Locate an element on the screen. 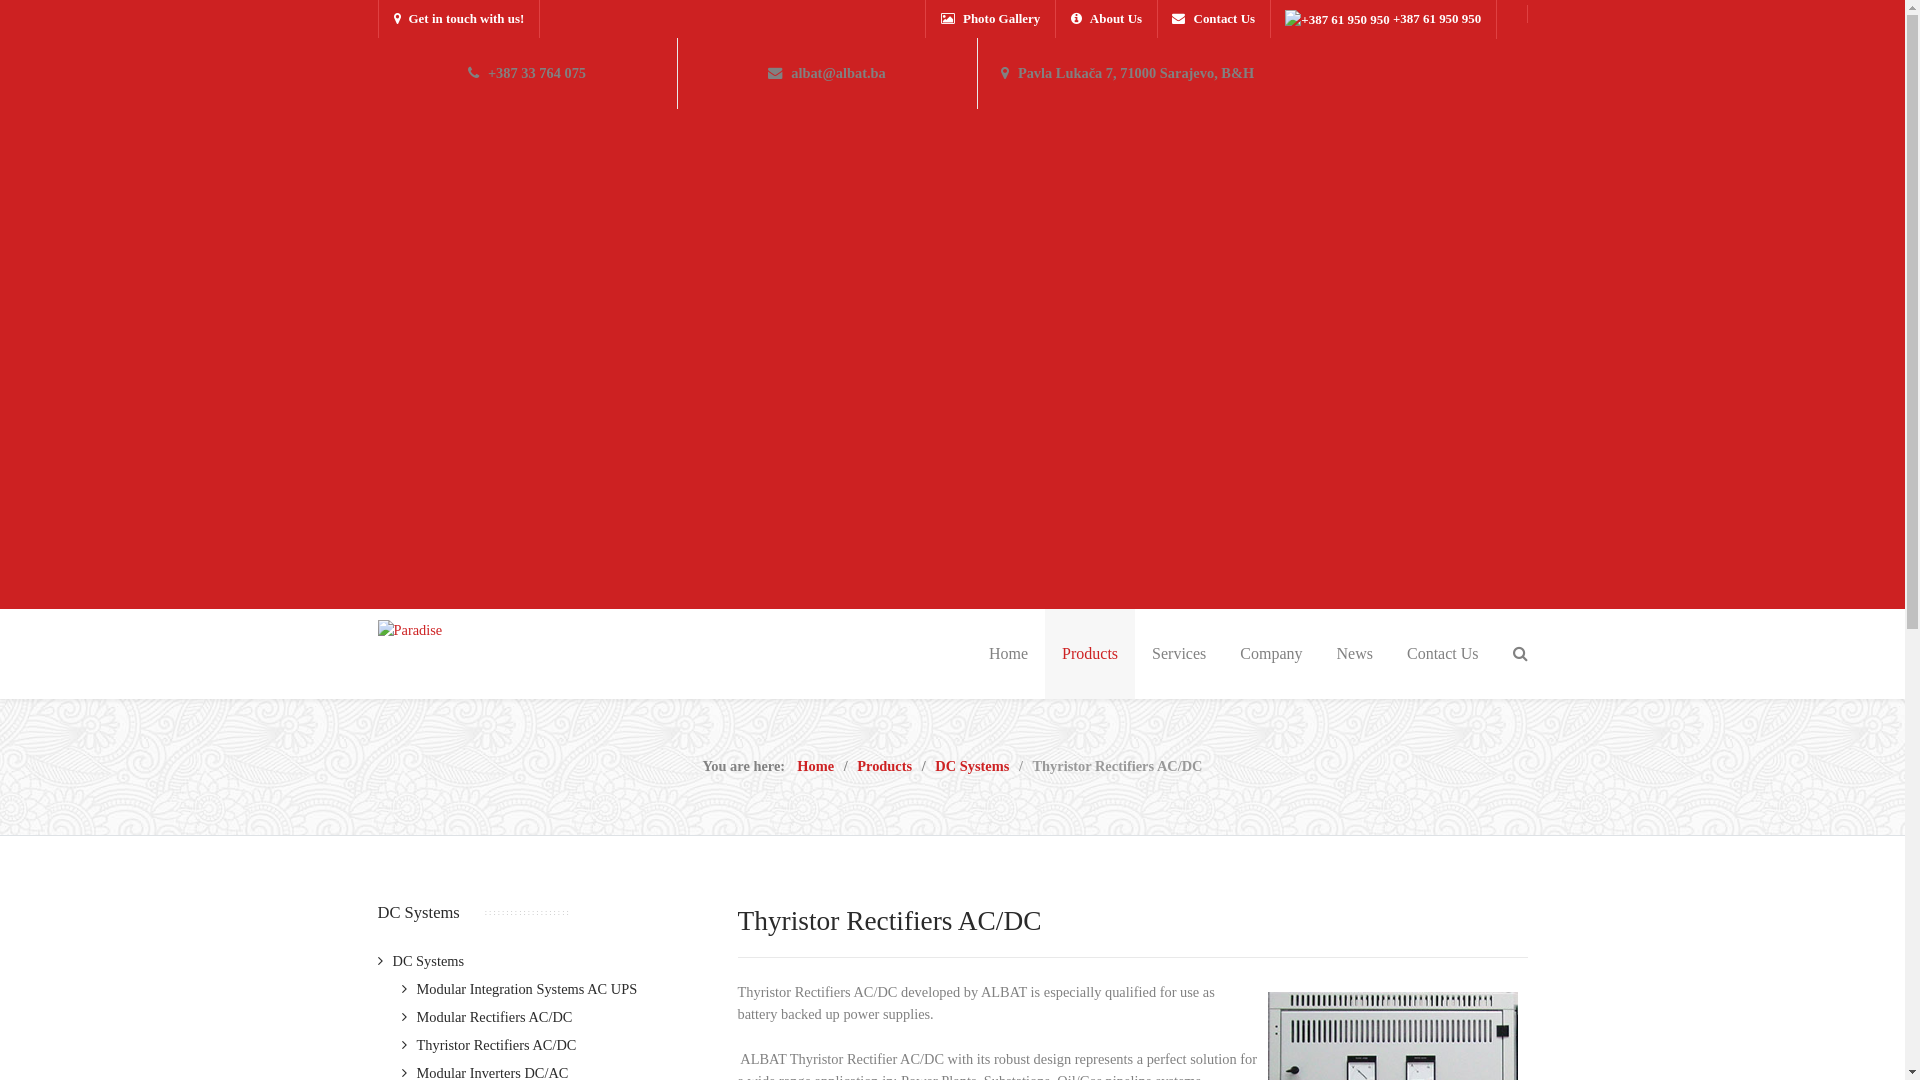 The height and width of the screenshot is (1080, 1920). 'Products' is located at coordinates (883, 765).